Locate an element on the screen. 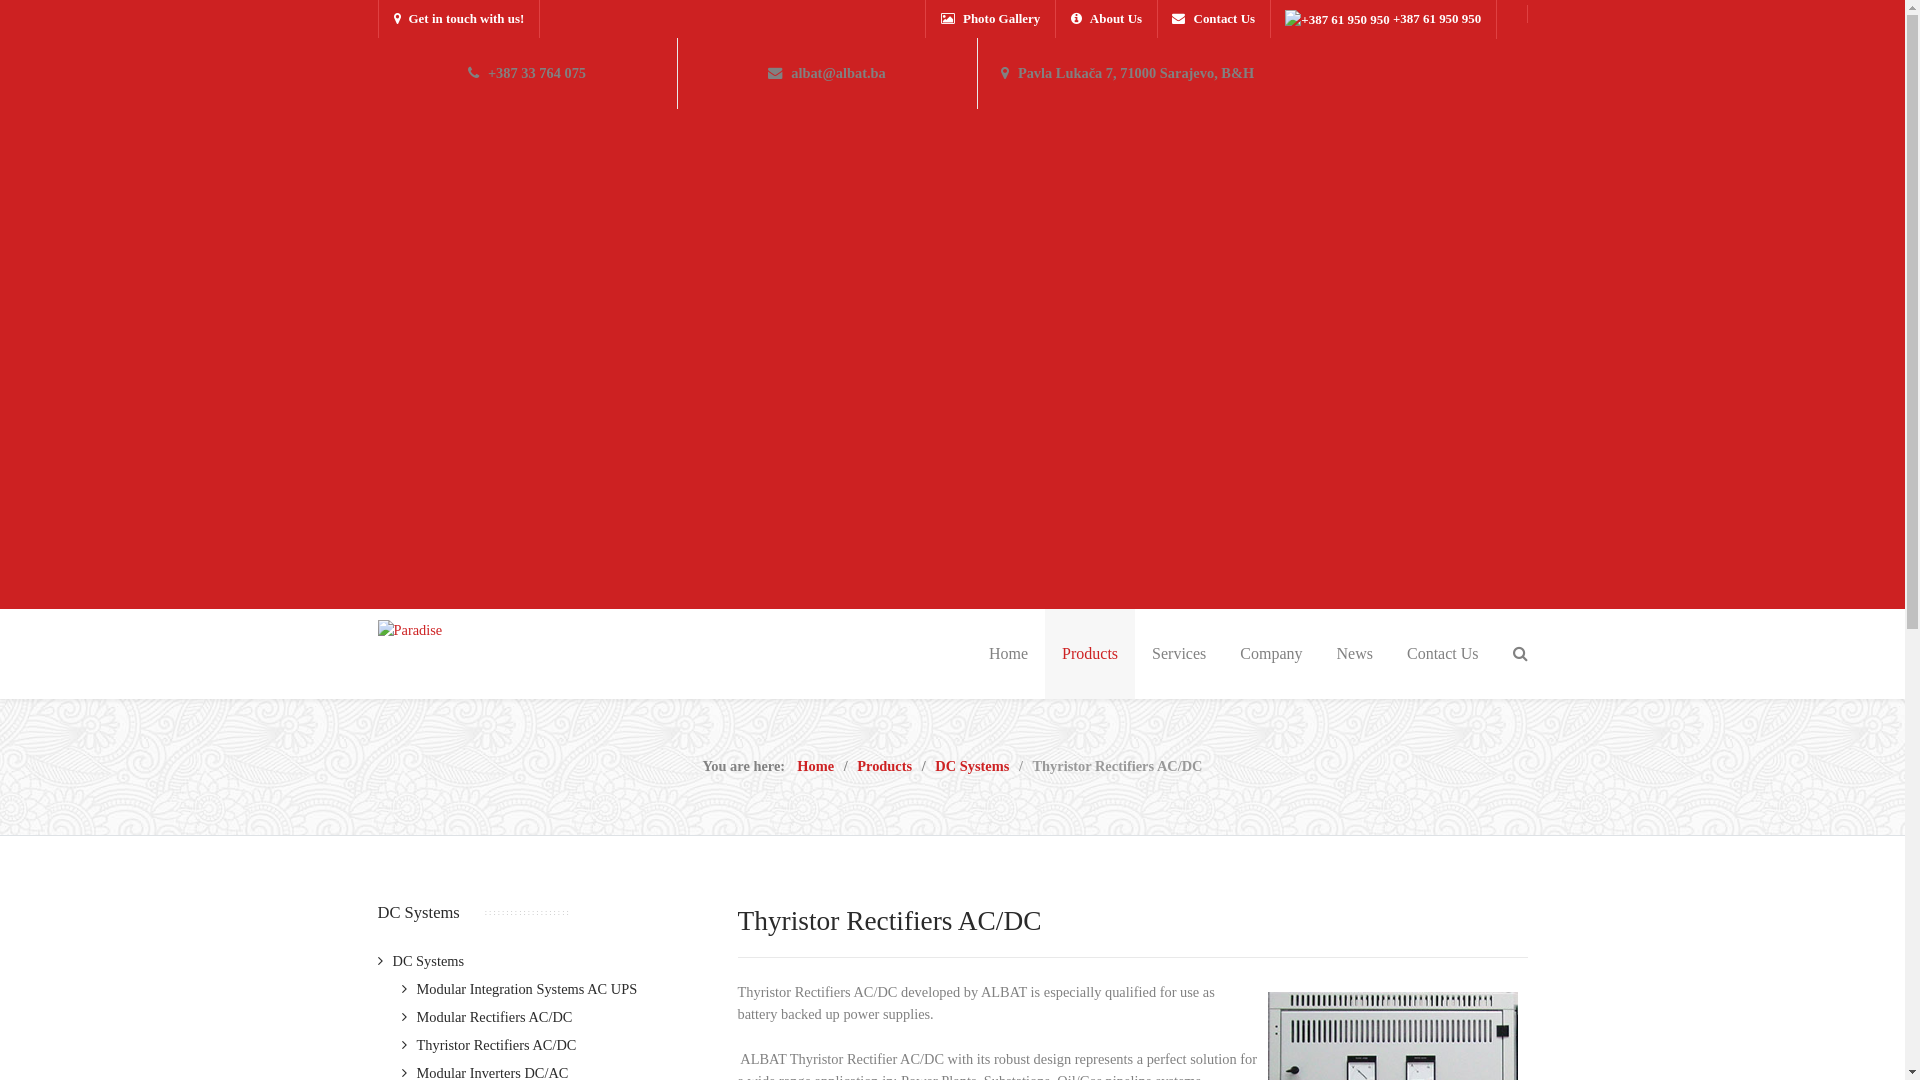 The height and width of the screenshot is (1080, 1920). 'Products' is located at coordinates (883, 765).